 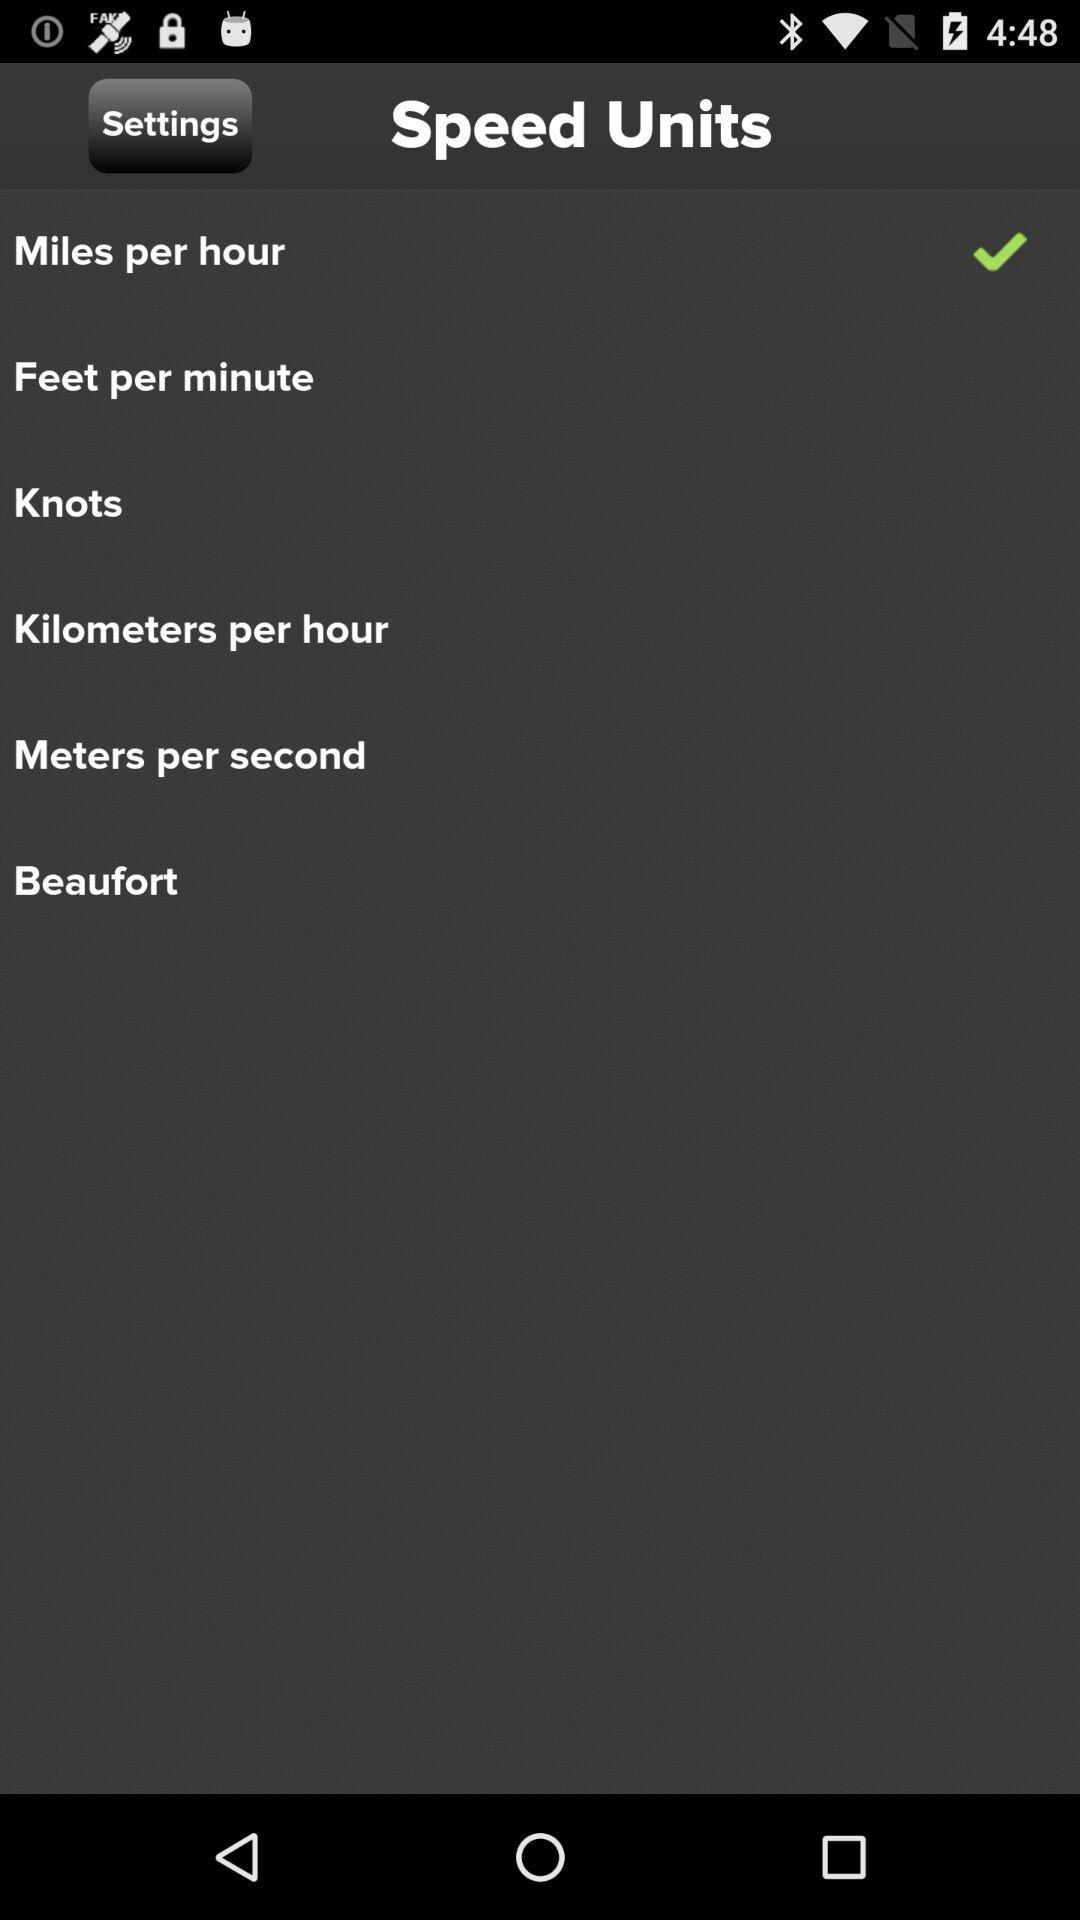 I want to click on the beaufort item, so click(x=525, y=881).